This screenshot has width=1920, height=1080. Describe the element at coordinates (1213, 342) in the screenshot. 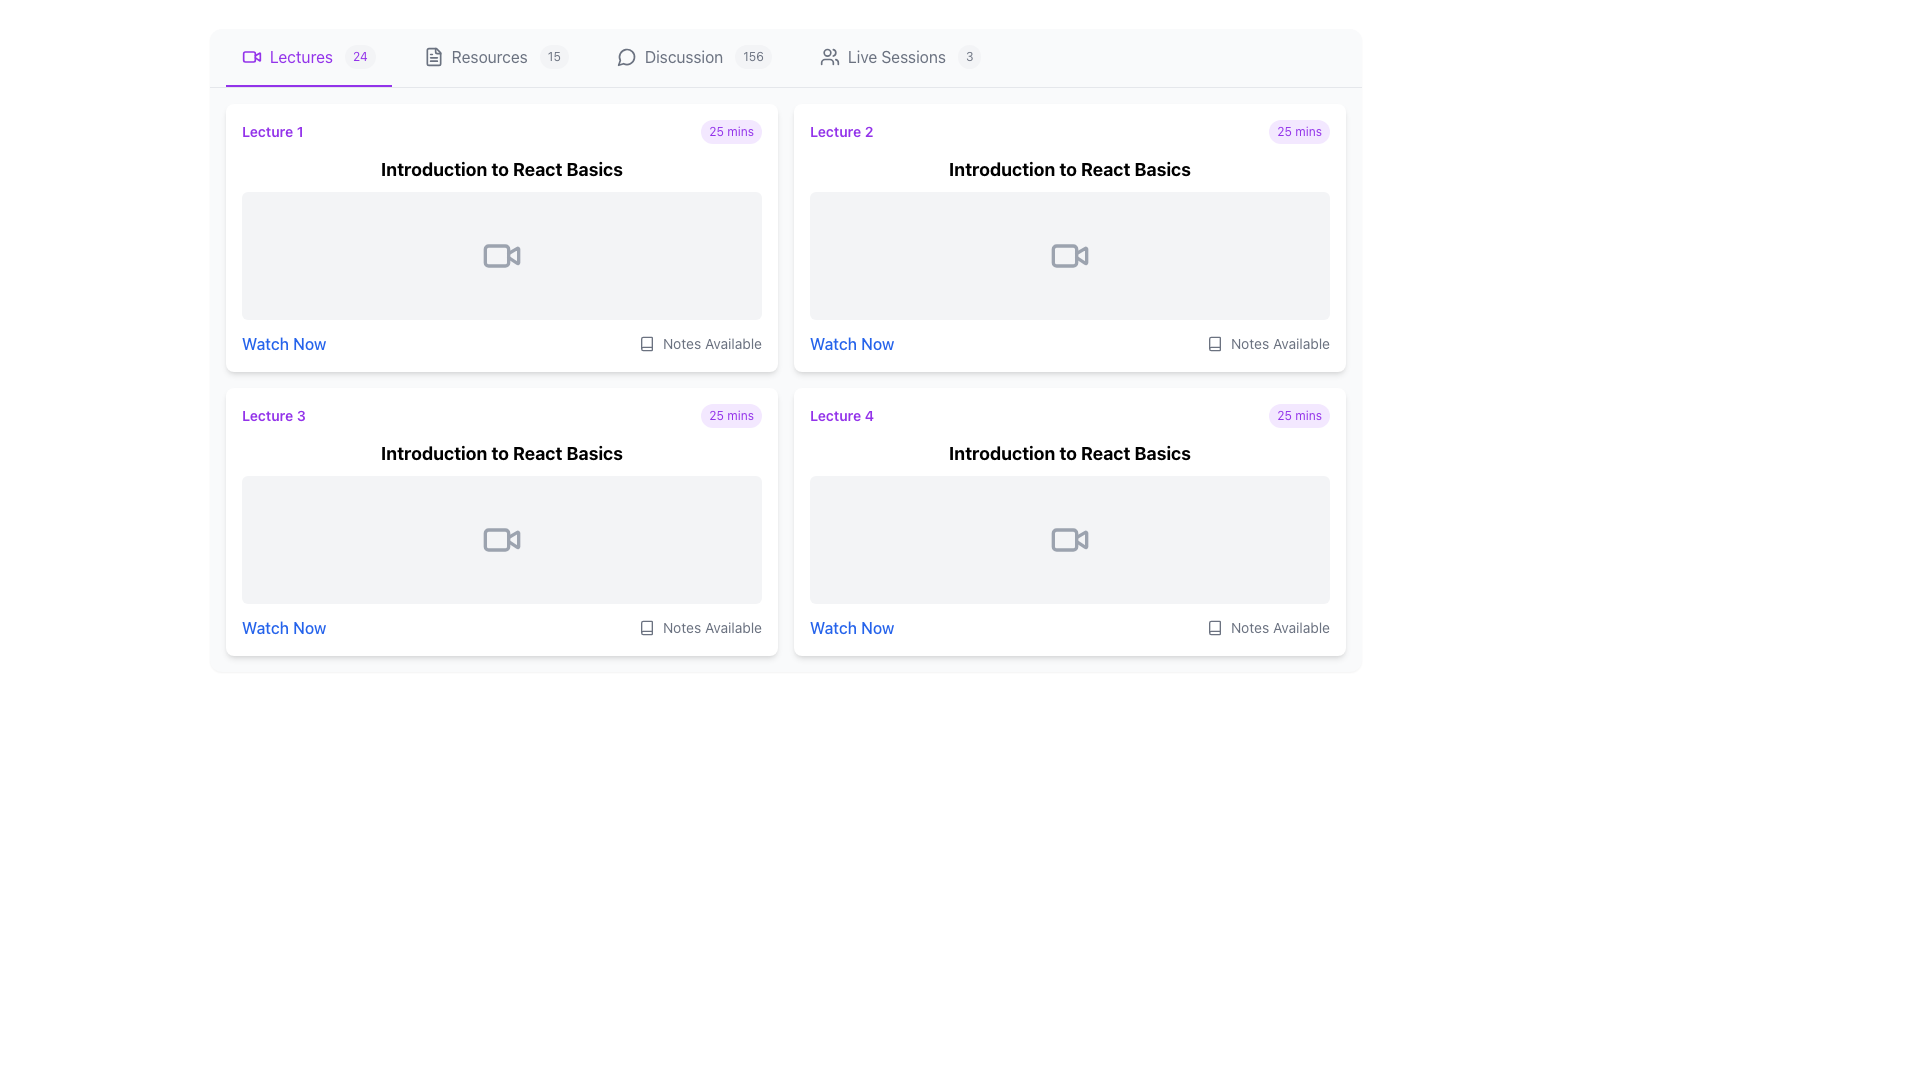

I see `the icon located to the left of the 'Notes Available' text in the bottom-right section of the second card in the upper row of a two-row grid` at that location.